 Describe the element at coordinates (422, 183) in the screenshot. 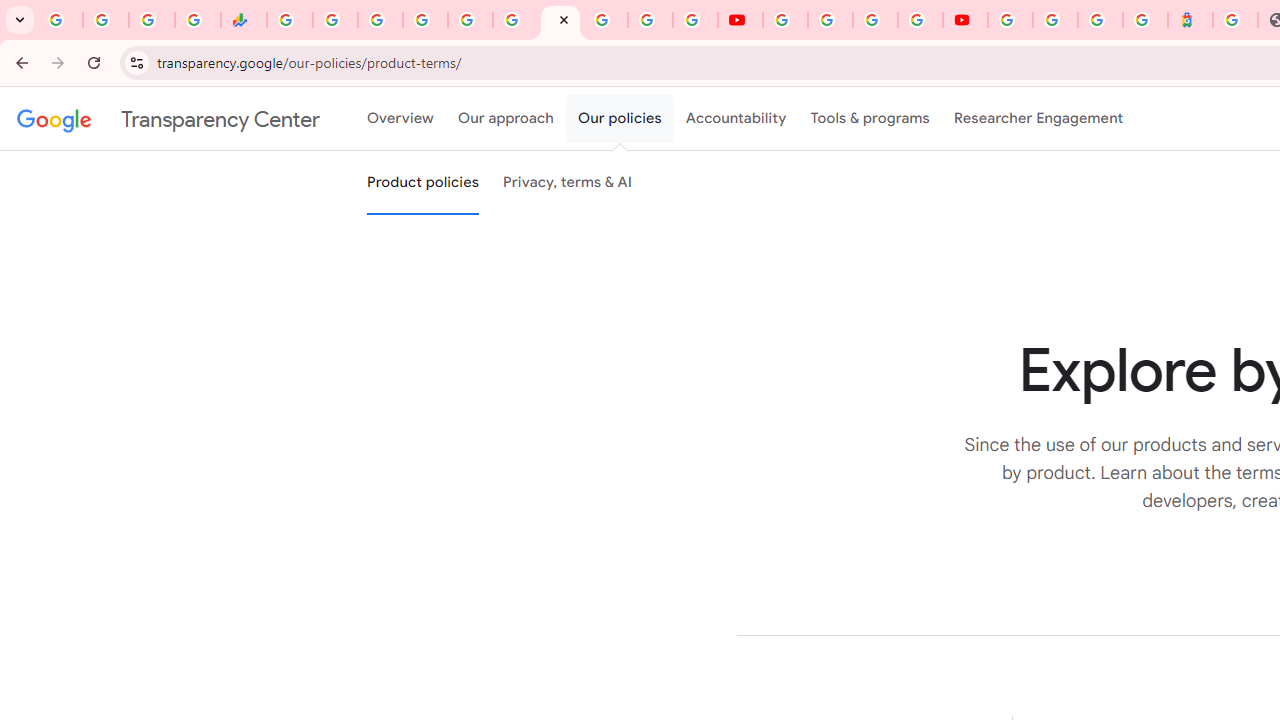

I see `'Product policies'` at that location.